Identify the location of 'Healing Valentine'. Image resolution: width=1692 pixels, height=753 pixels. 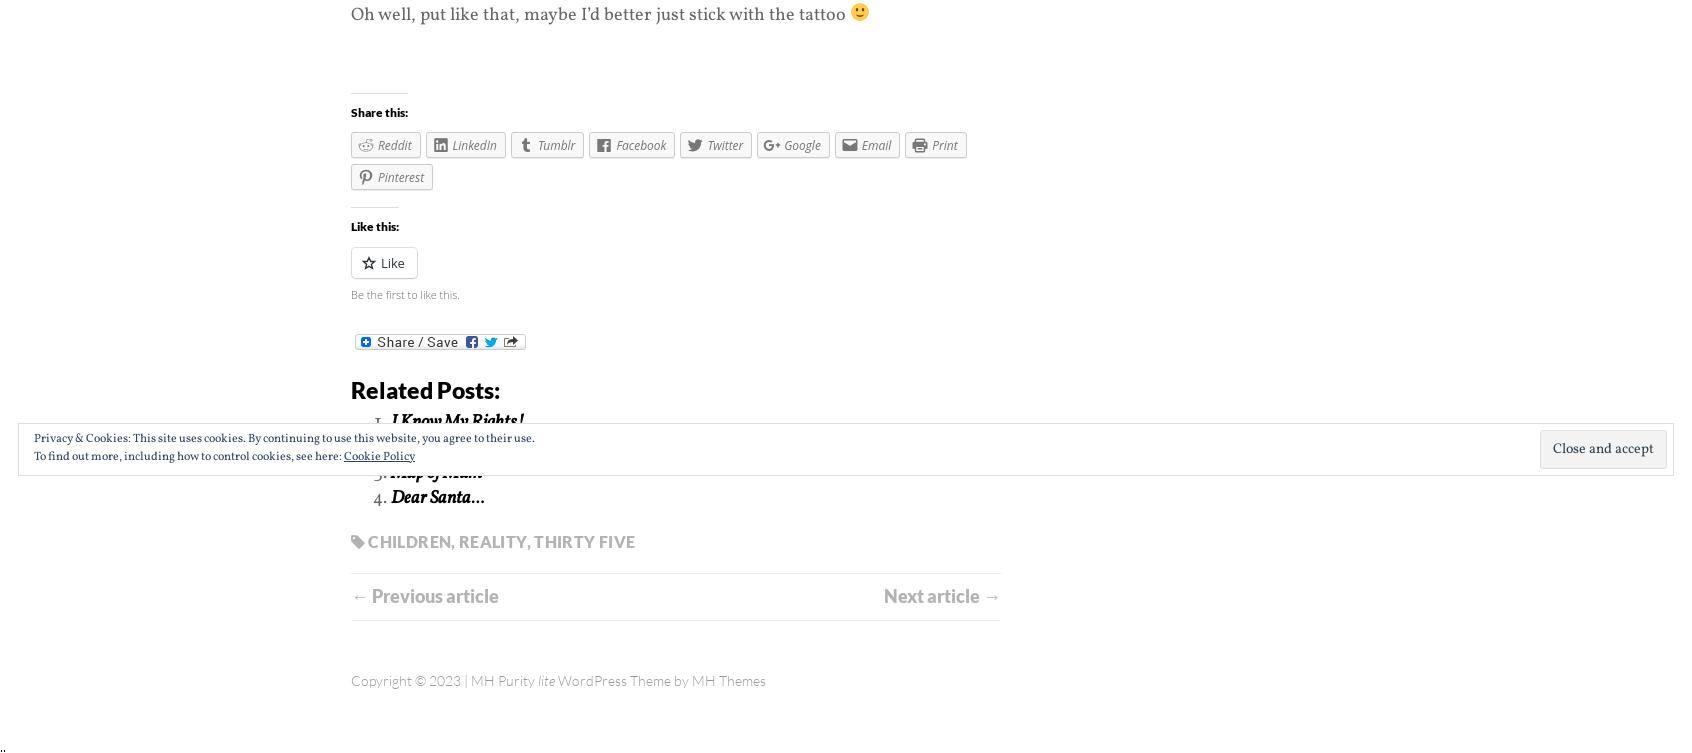
(452, 446).